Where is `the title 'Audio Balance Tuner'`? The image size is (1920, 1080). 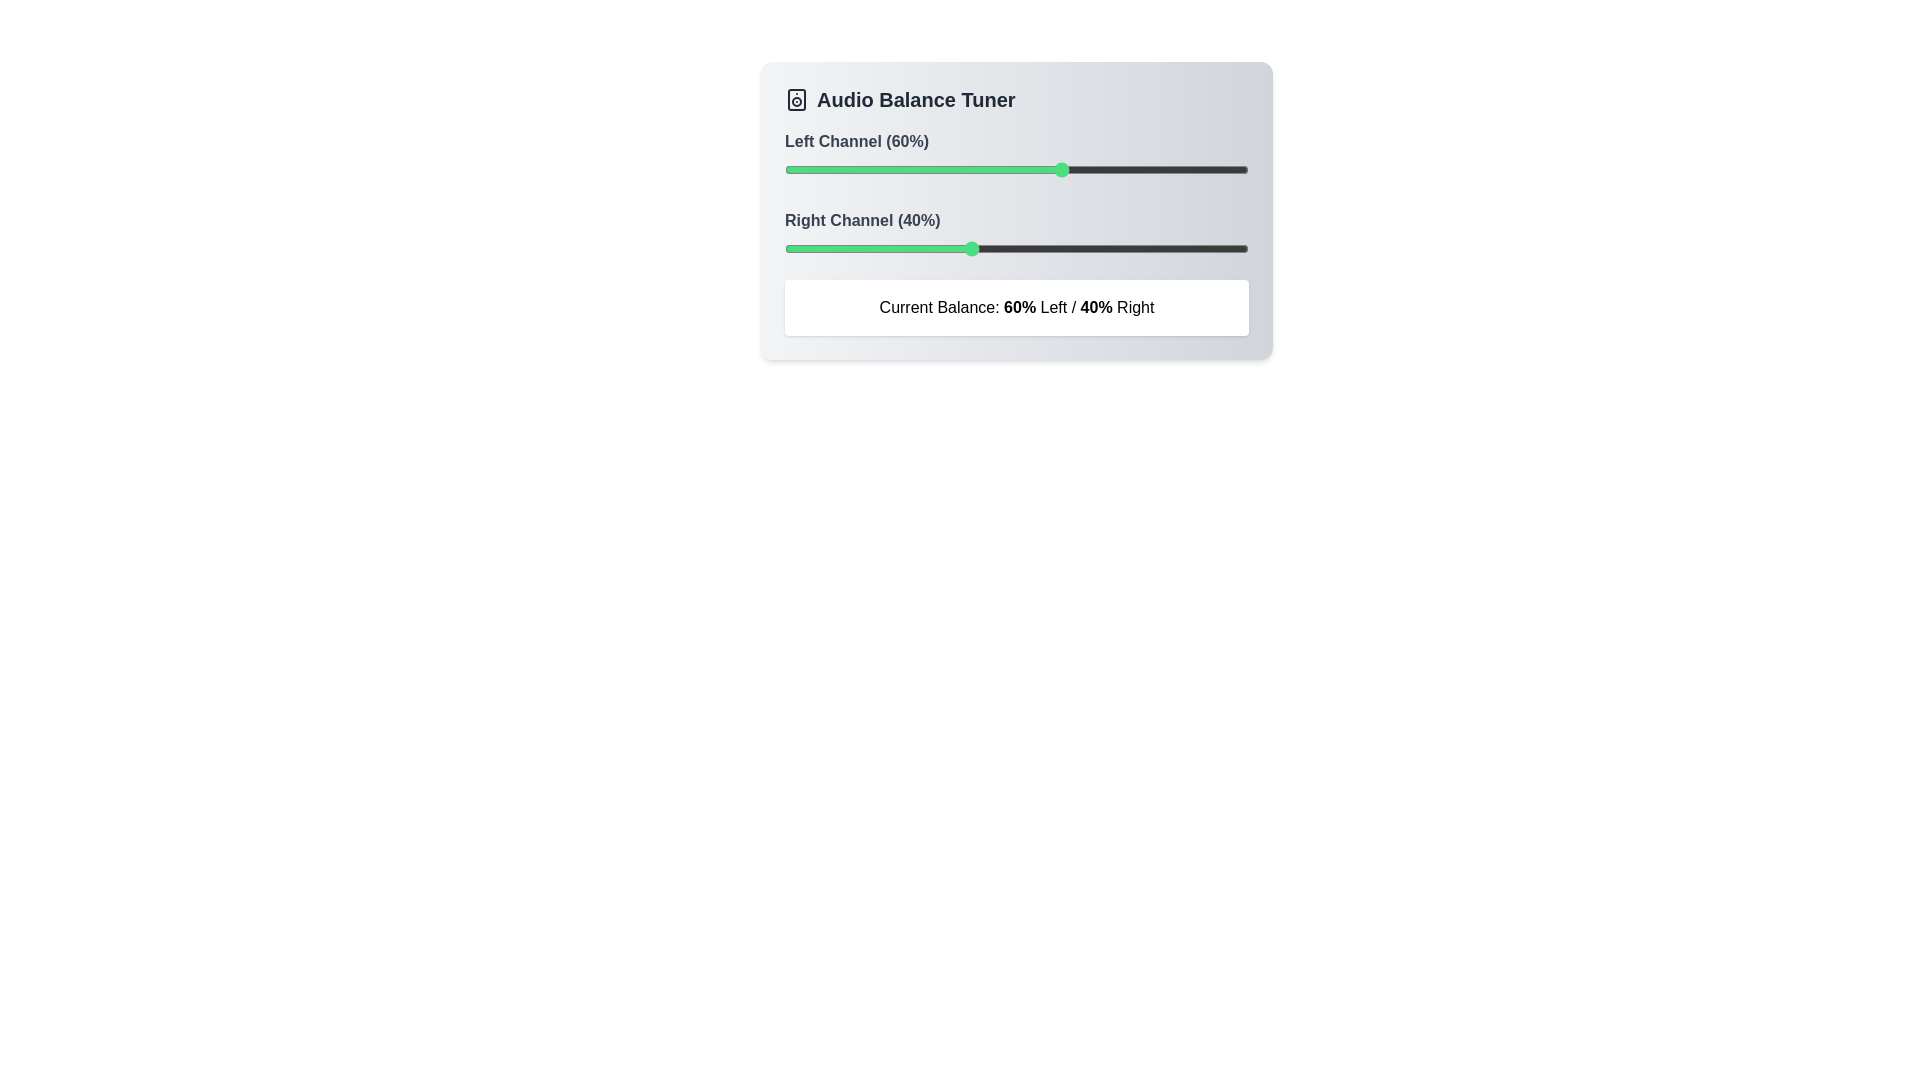
the title 'Audio Balance Tuner' is located at coordinates (1017, 100).